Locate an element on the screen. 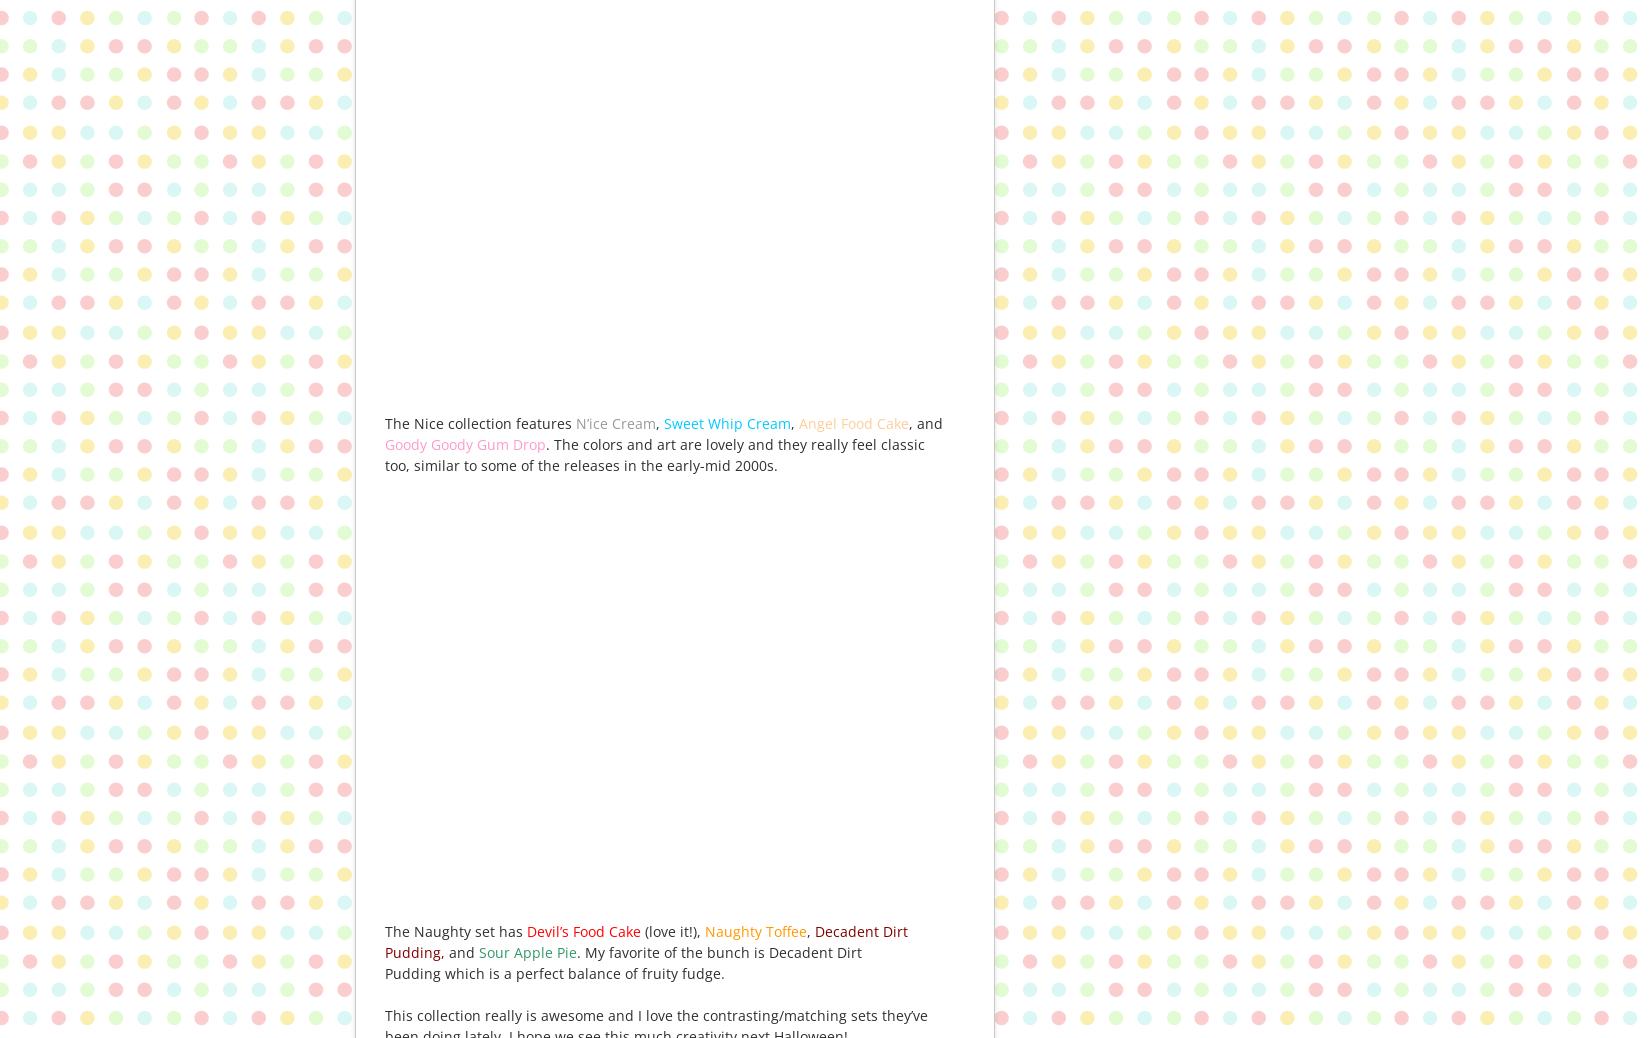 The width and height of the screenshot is (1650, 1038). 'Angel Food Cake' is located at coordinates (854, 422).